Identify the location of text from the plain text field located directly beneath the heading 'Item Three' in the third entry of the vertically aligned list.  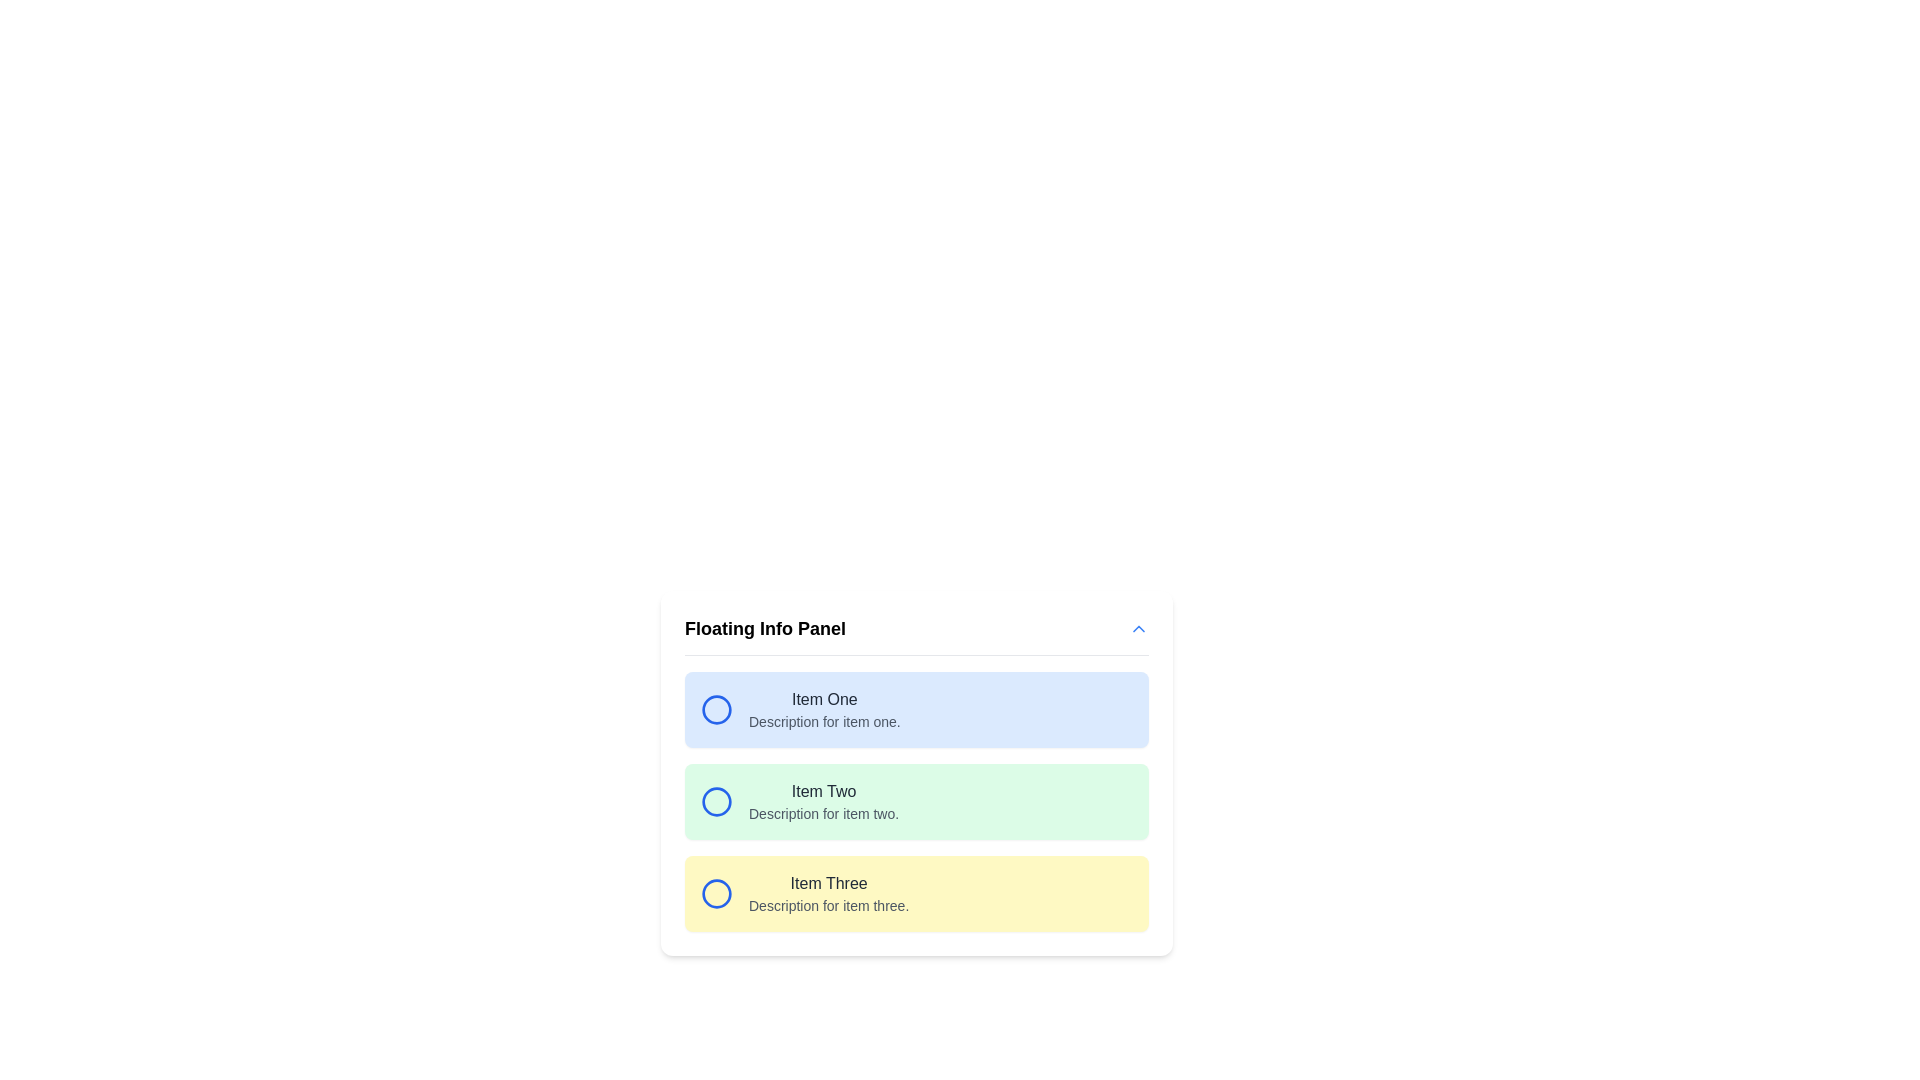
(829, 906).